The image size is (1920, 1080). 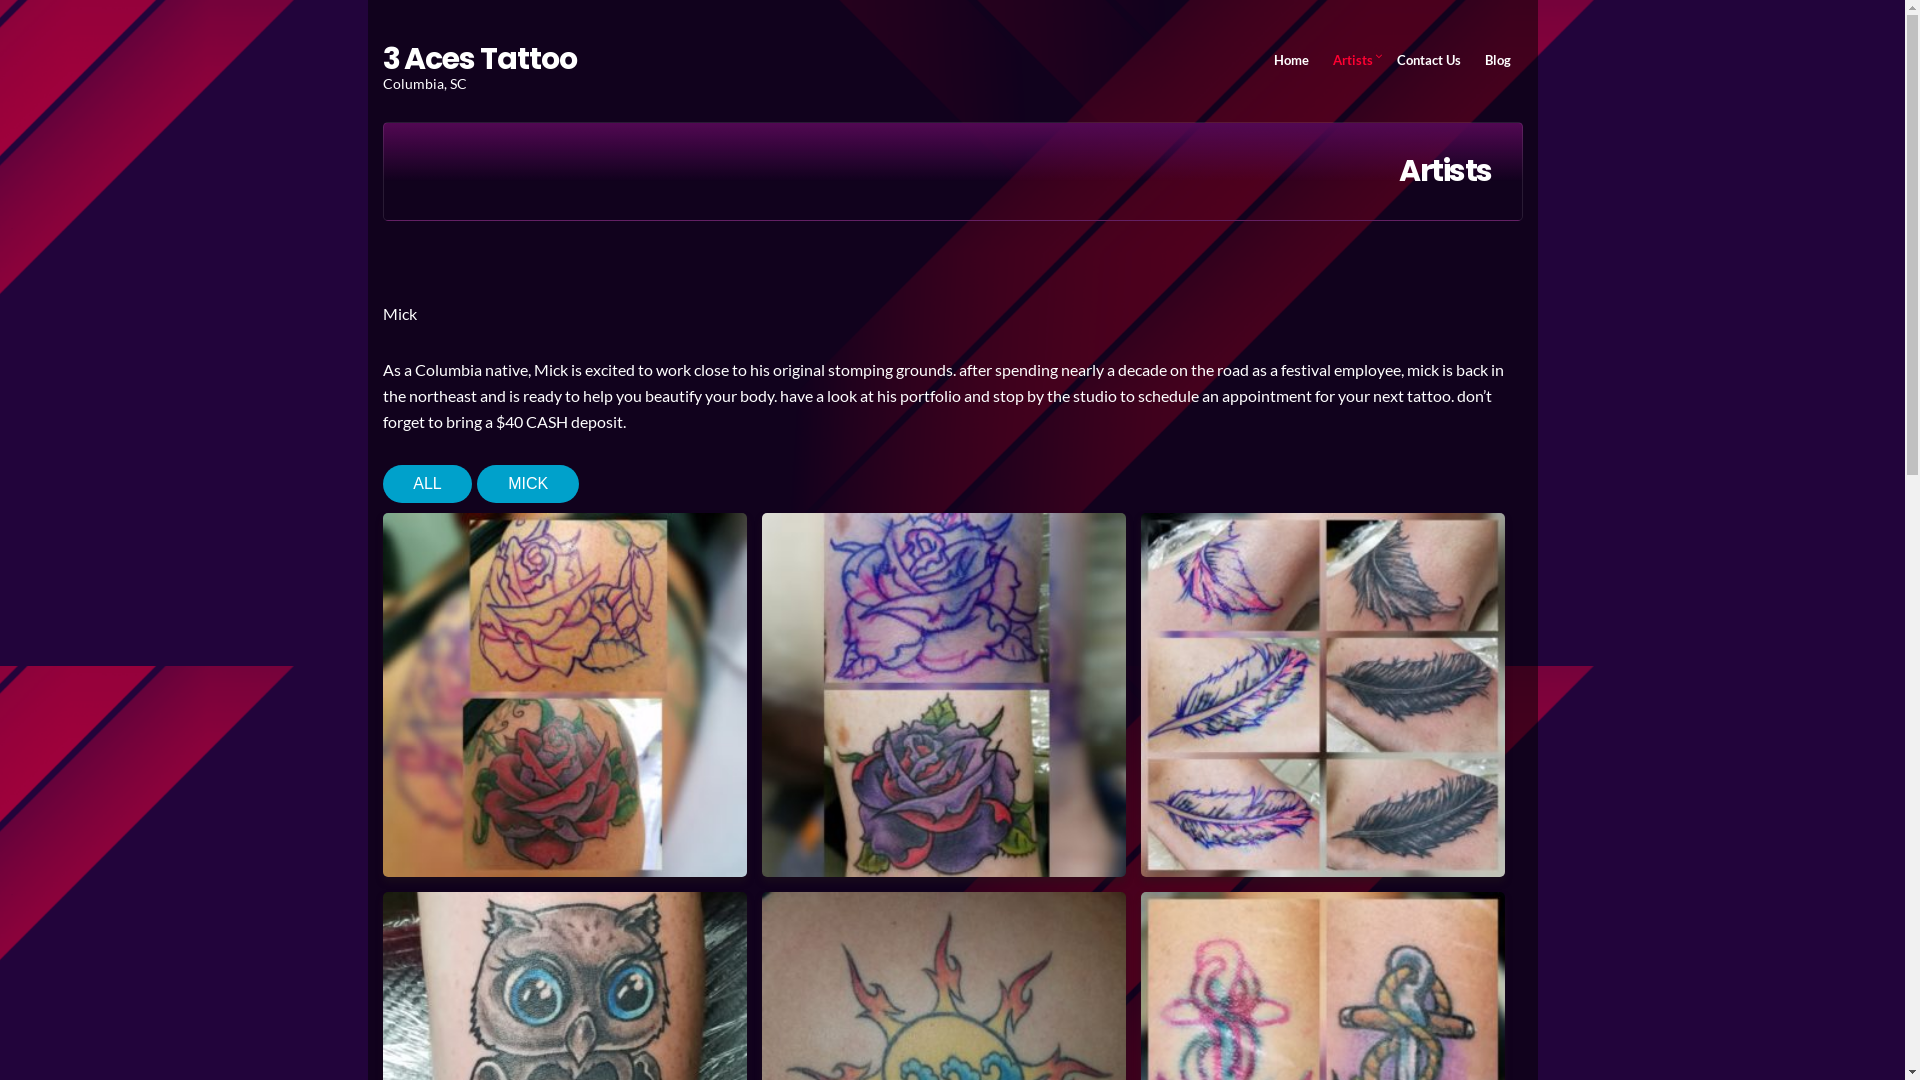 I want to click on 'ALL', so click(x=426, y=483).